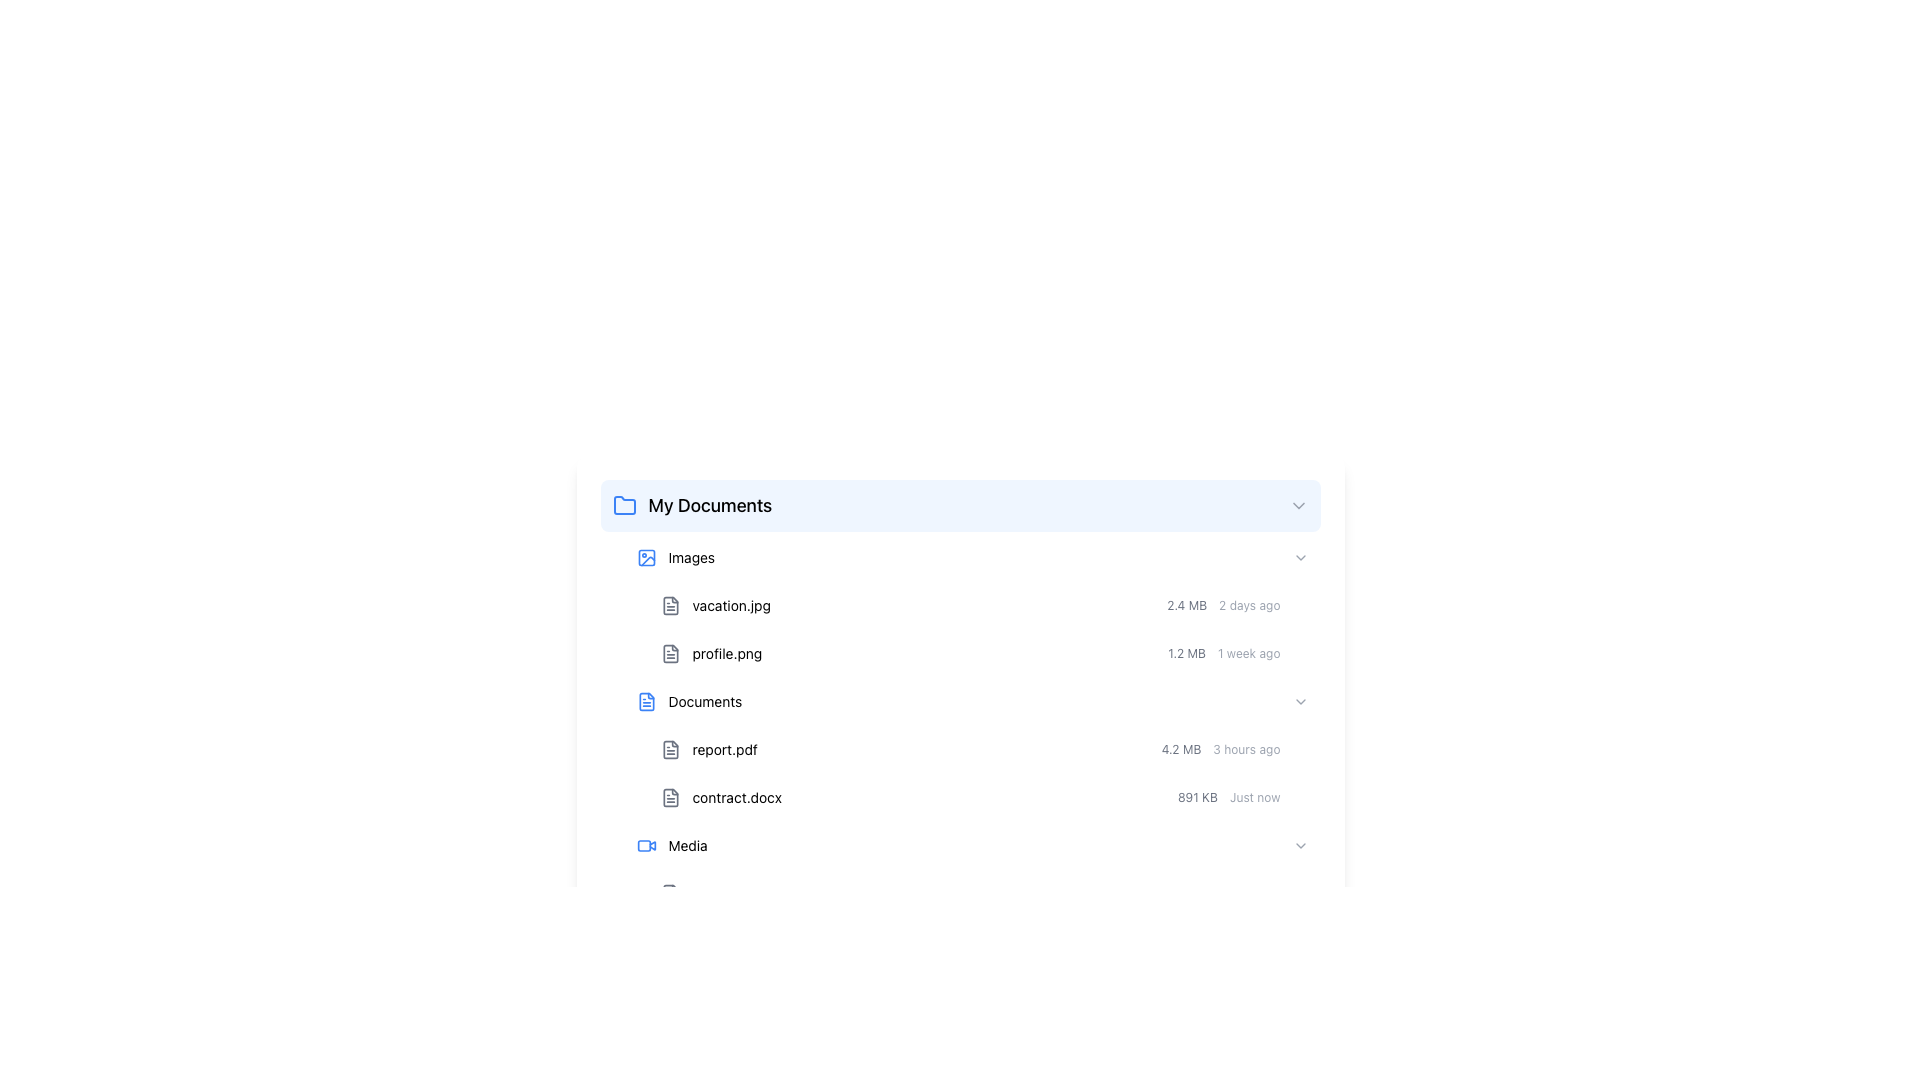 This screenshot has width=1920, height=1080. I want to click on the button-like label with the icon that is associated with the 'Images' section, located at the top of the 'My Documents' list, so click(675, 558).